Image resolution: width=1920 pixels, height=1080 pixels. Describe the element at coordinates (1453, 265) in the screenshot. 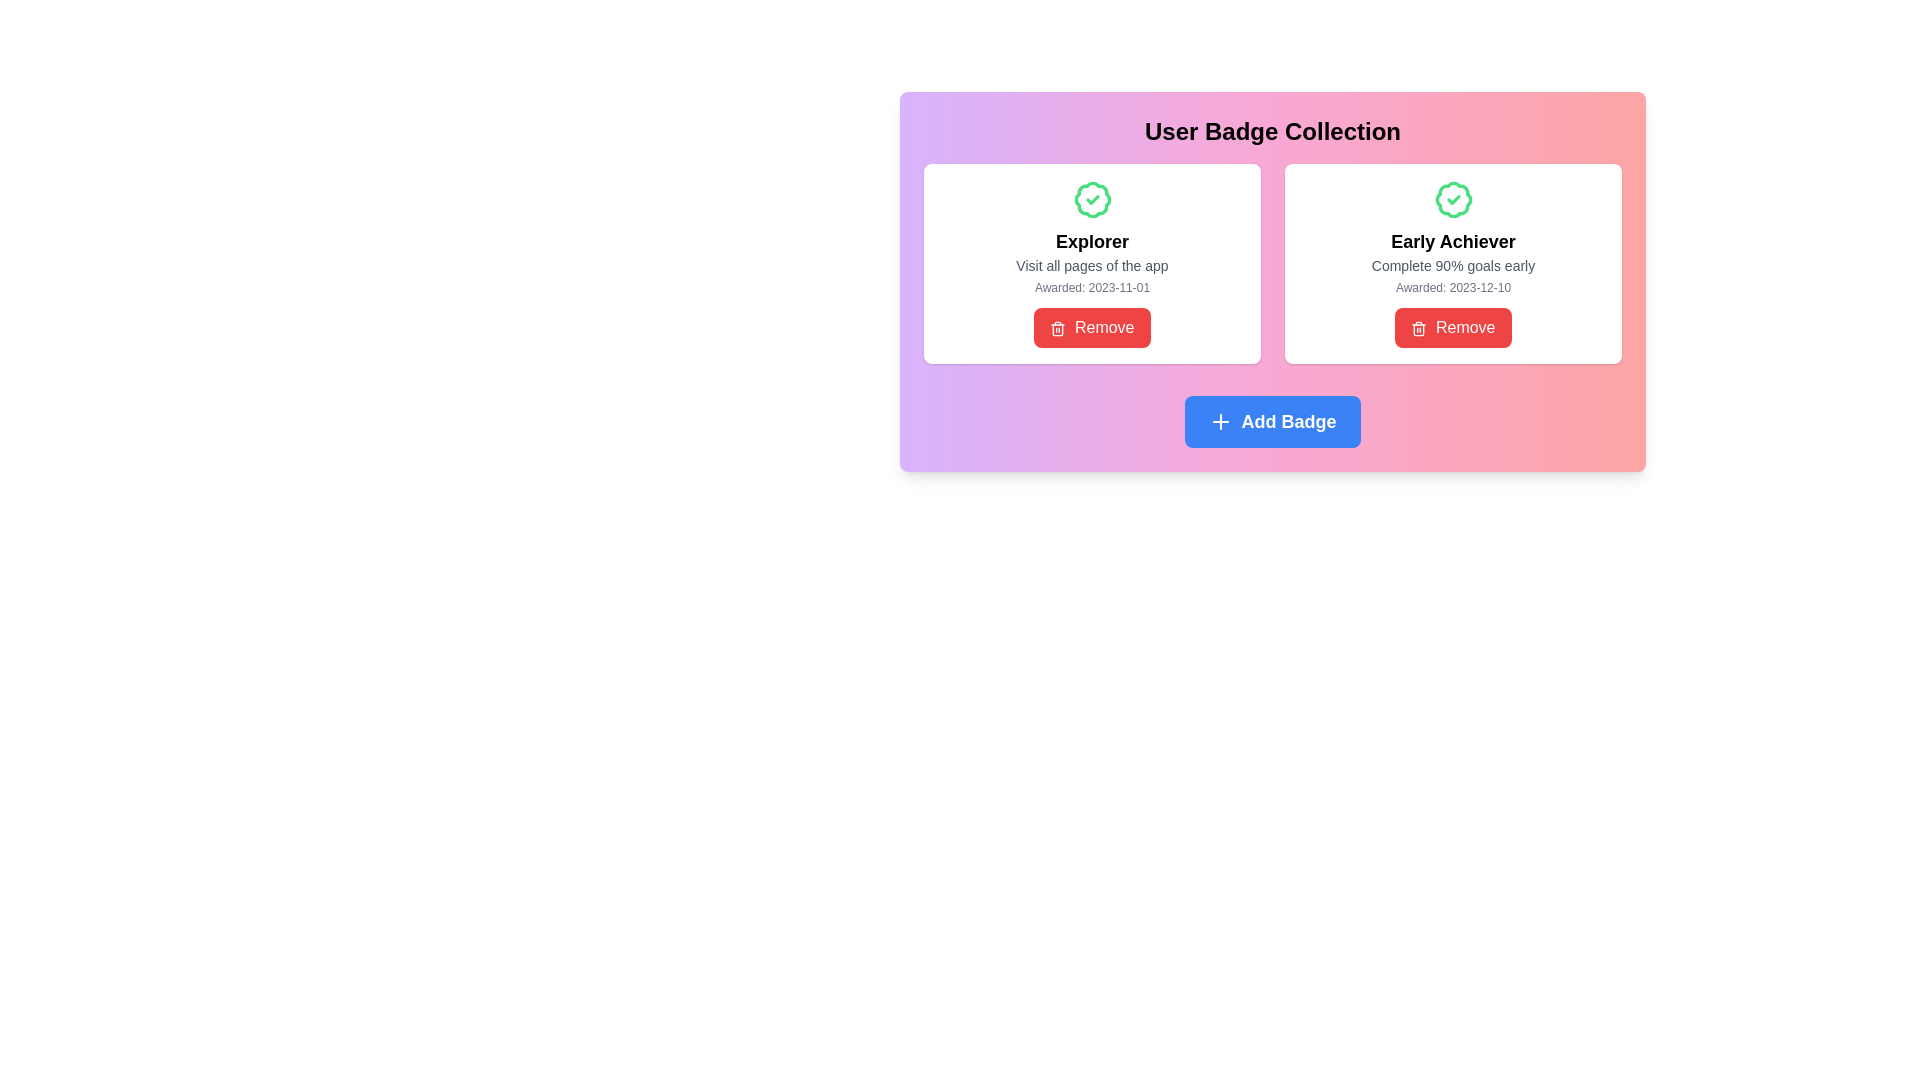

I see `the descriptive text element located below the 'Early Achiever' title and above the 'Remove' button in the right badge card of the 'User Badge Collection' section` at that location.